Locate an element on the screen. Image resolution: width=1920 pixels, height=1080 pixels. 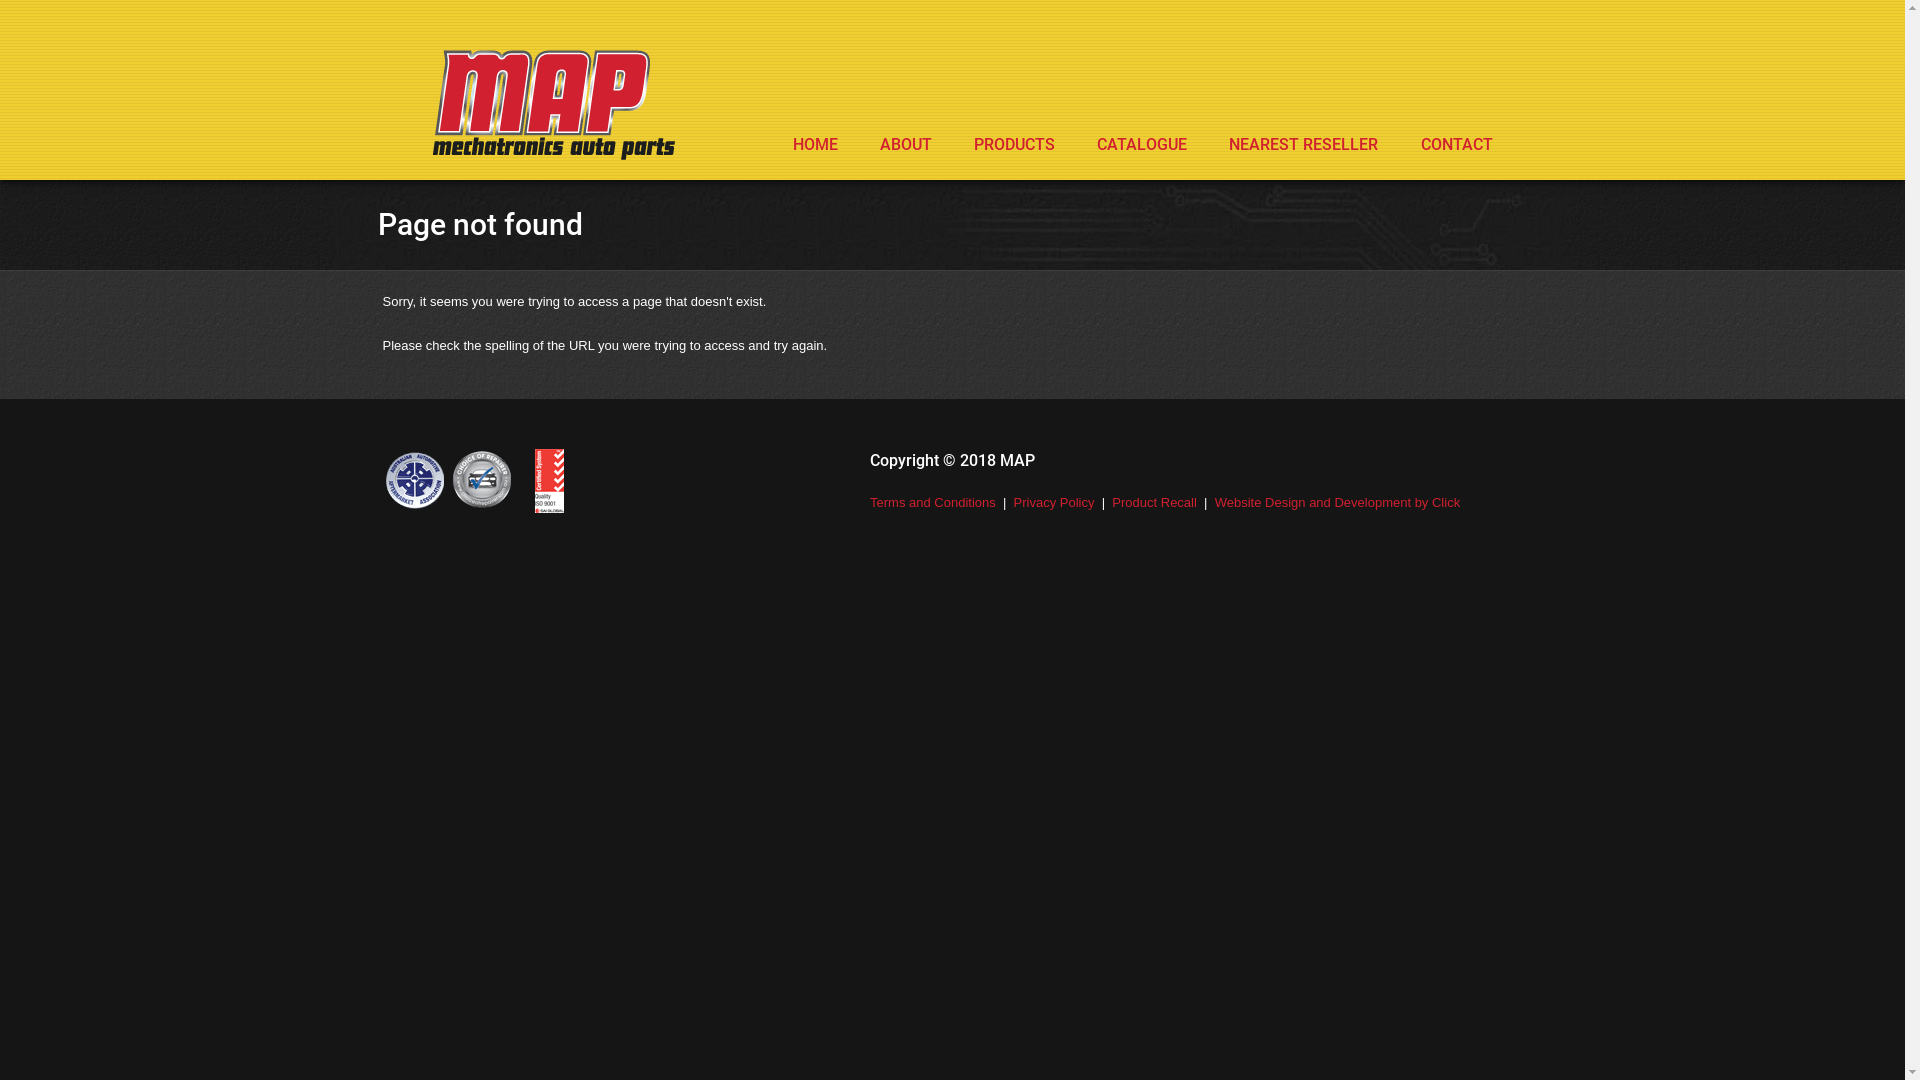
'Website Design and Development by Click' is located at coordinates (1337, 501).